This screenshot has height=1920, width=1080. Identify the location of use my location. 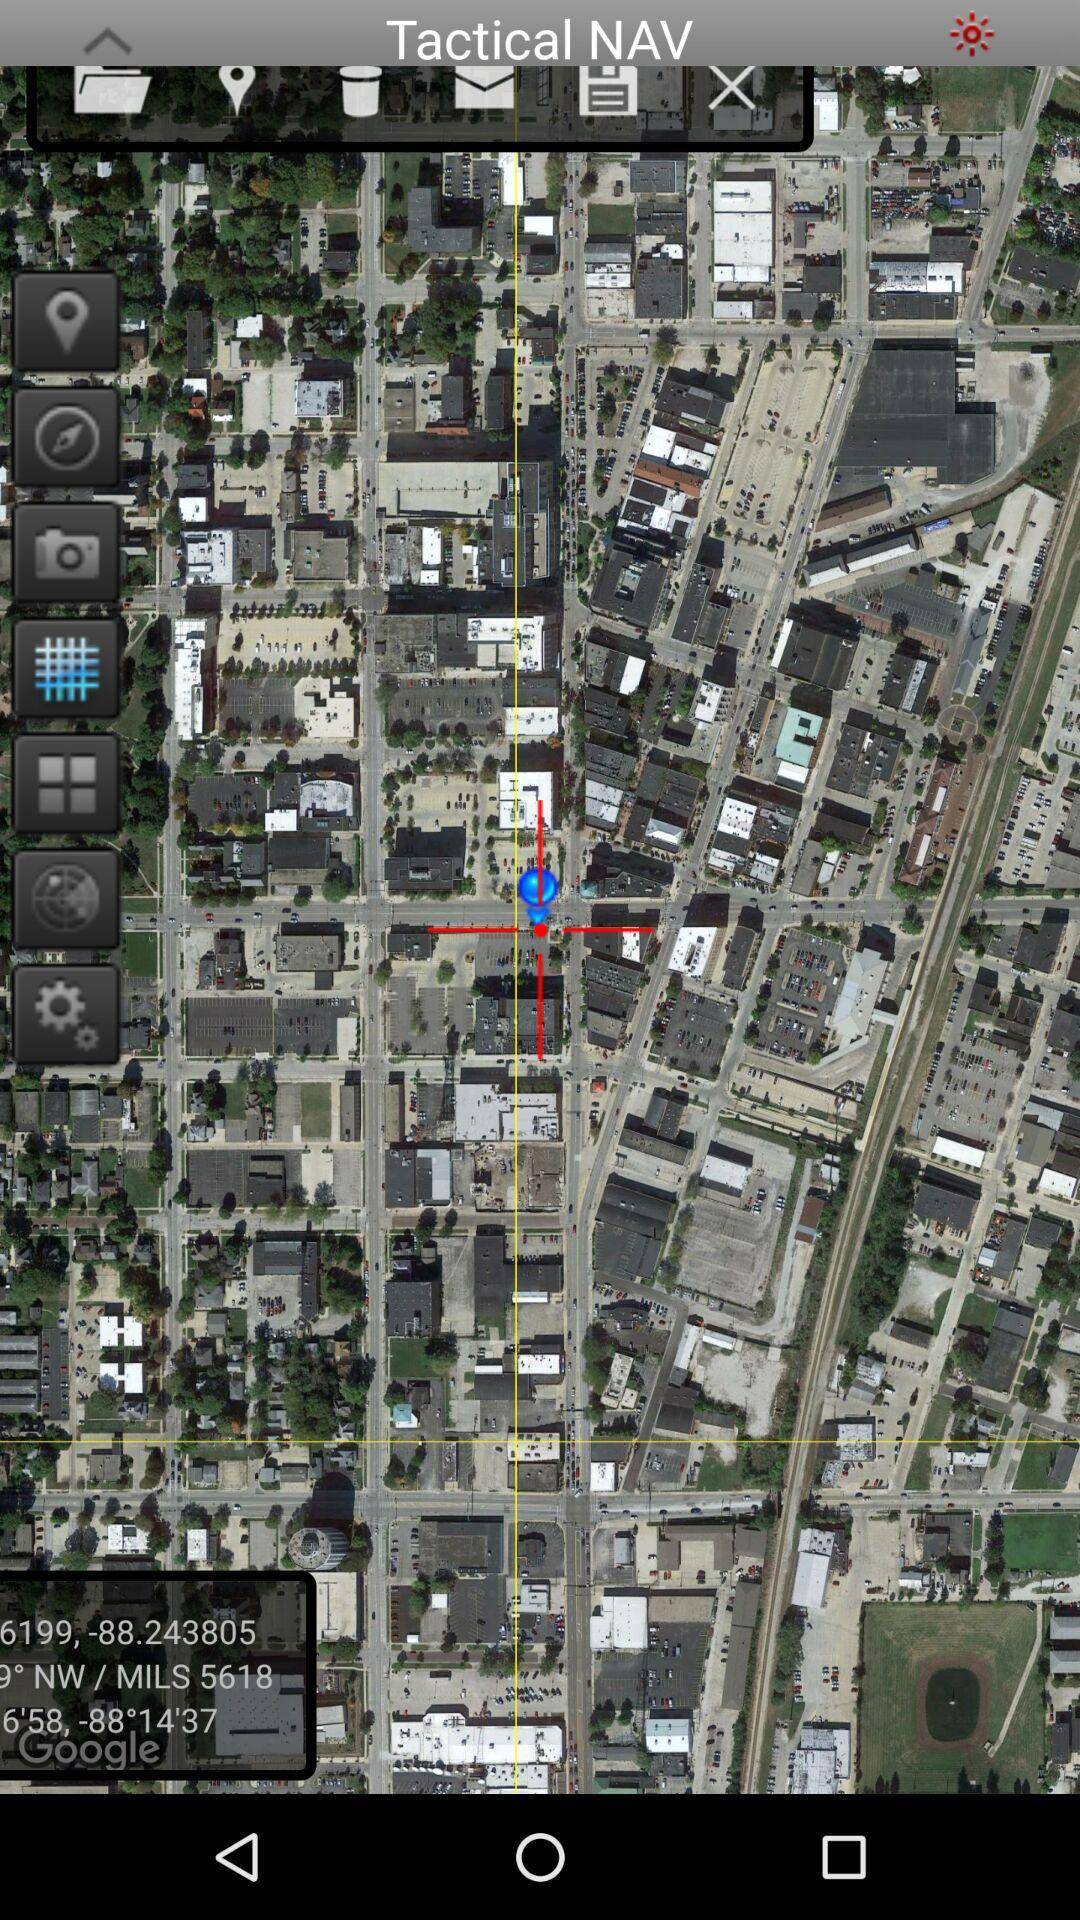
(58, 321).